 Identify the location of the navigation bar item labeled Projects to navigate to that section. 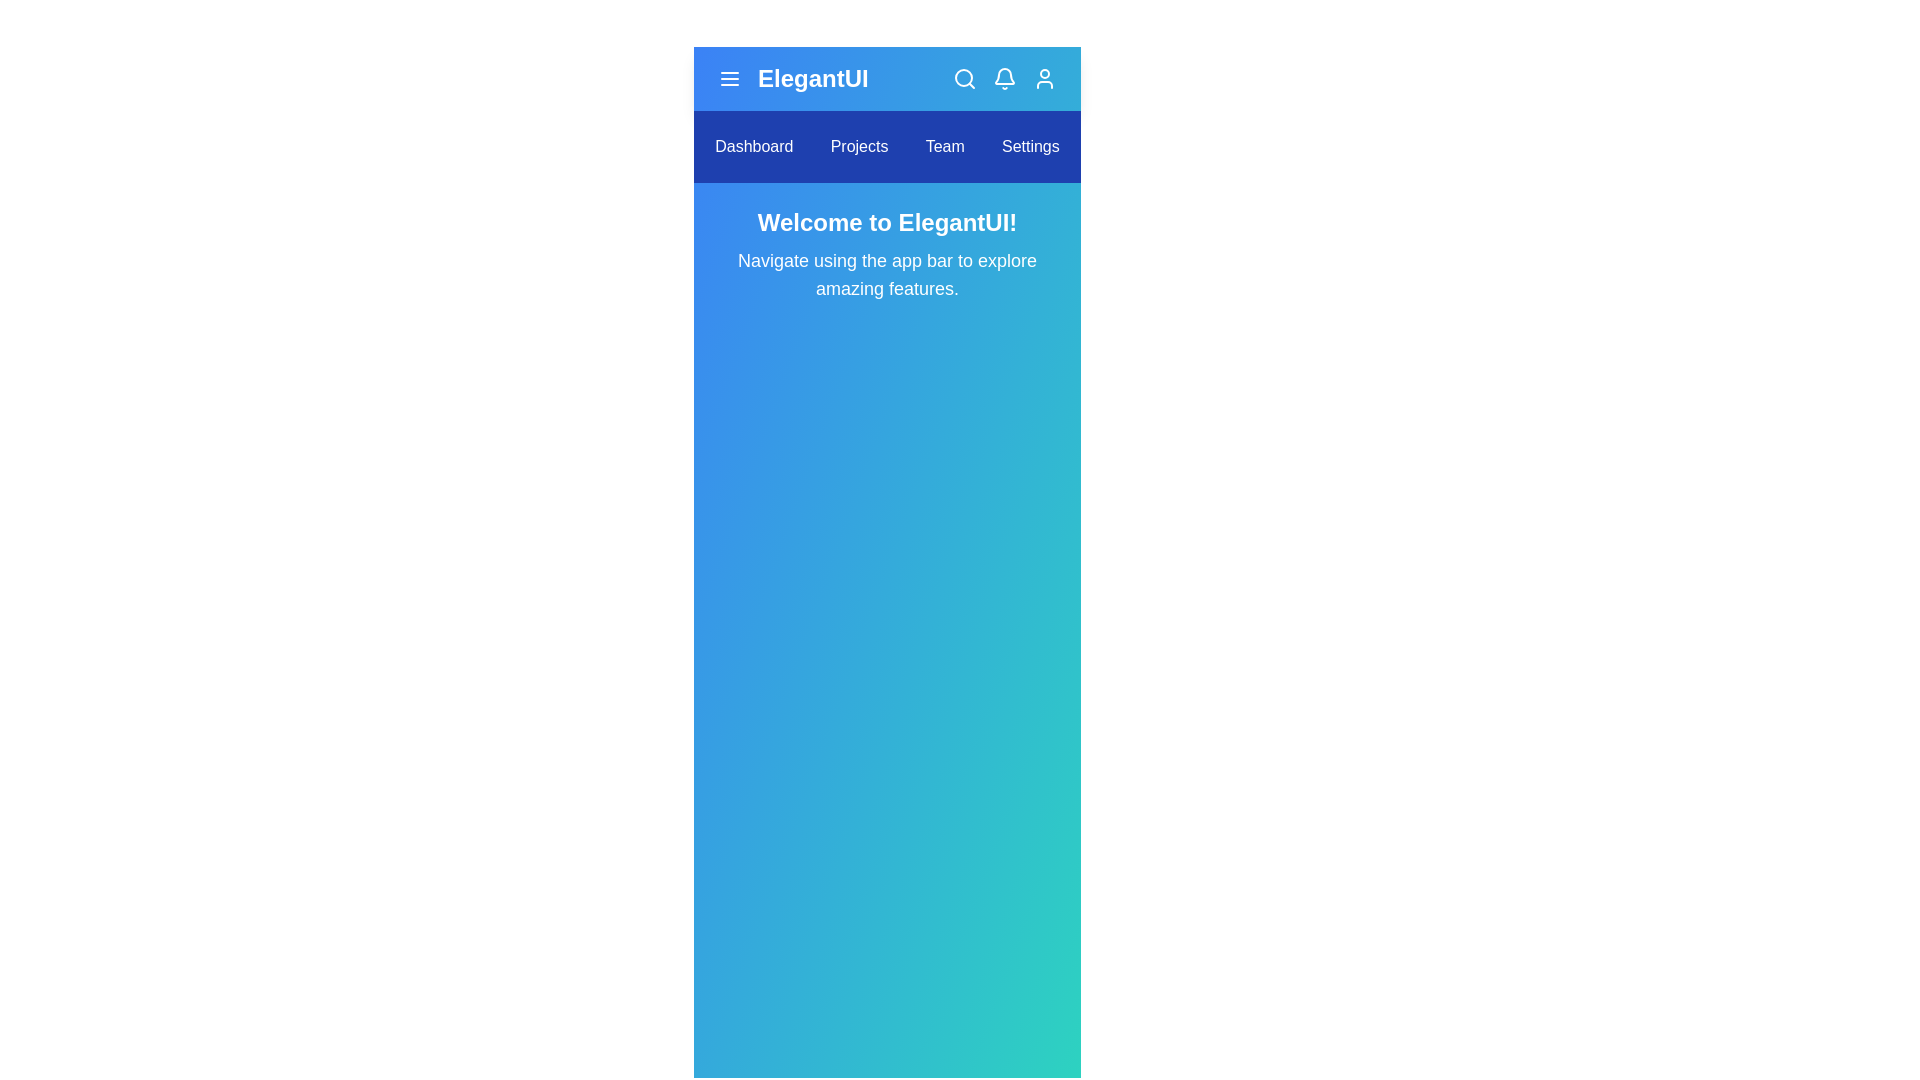
(859, 145).